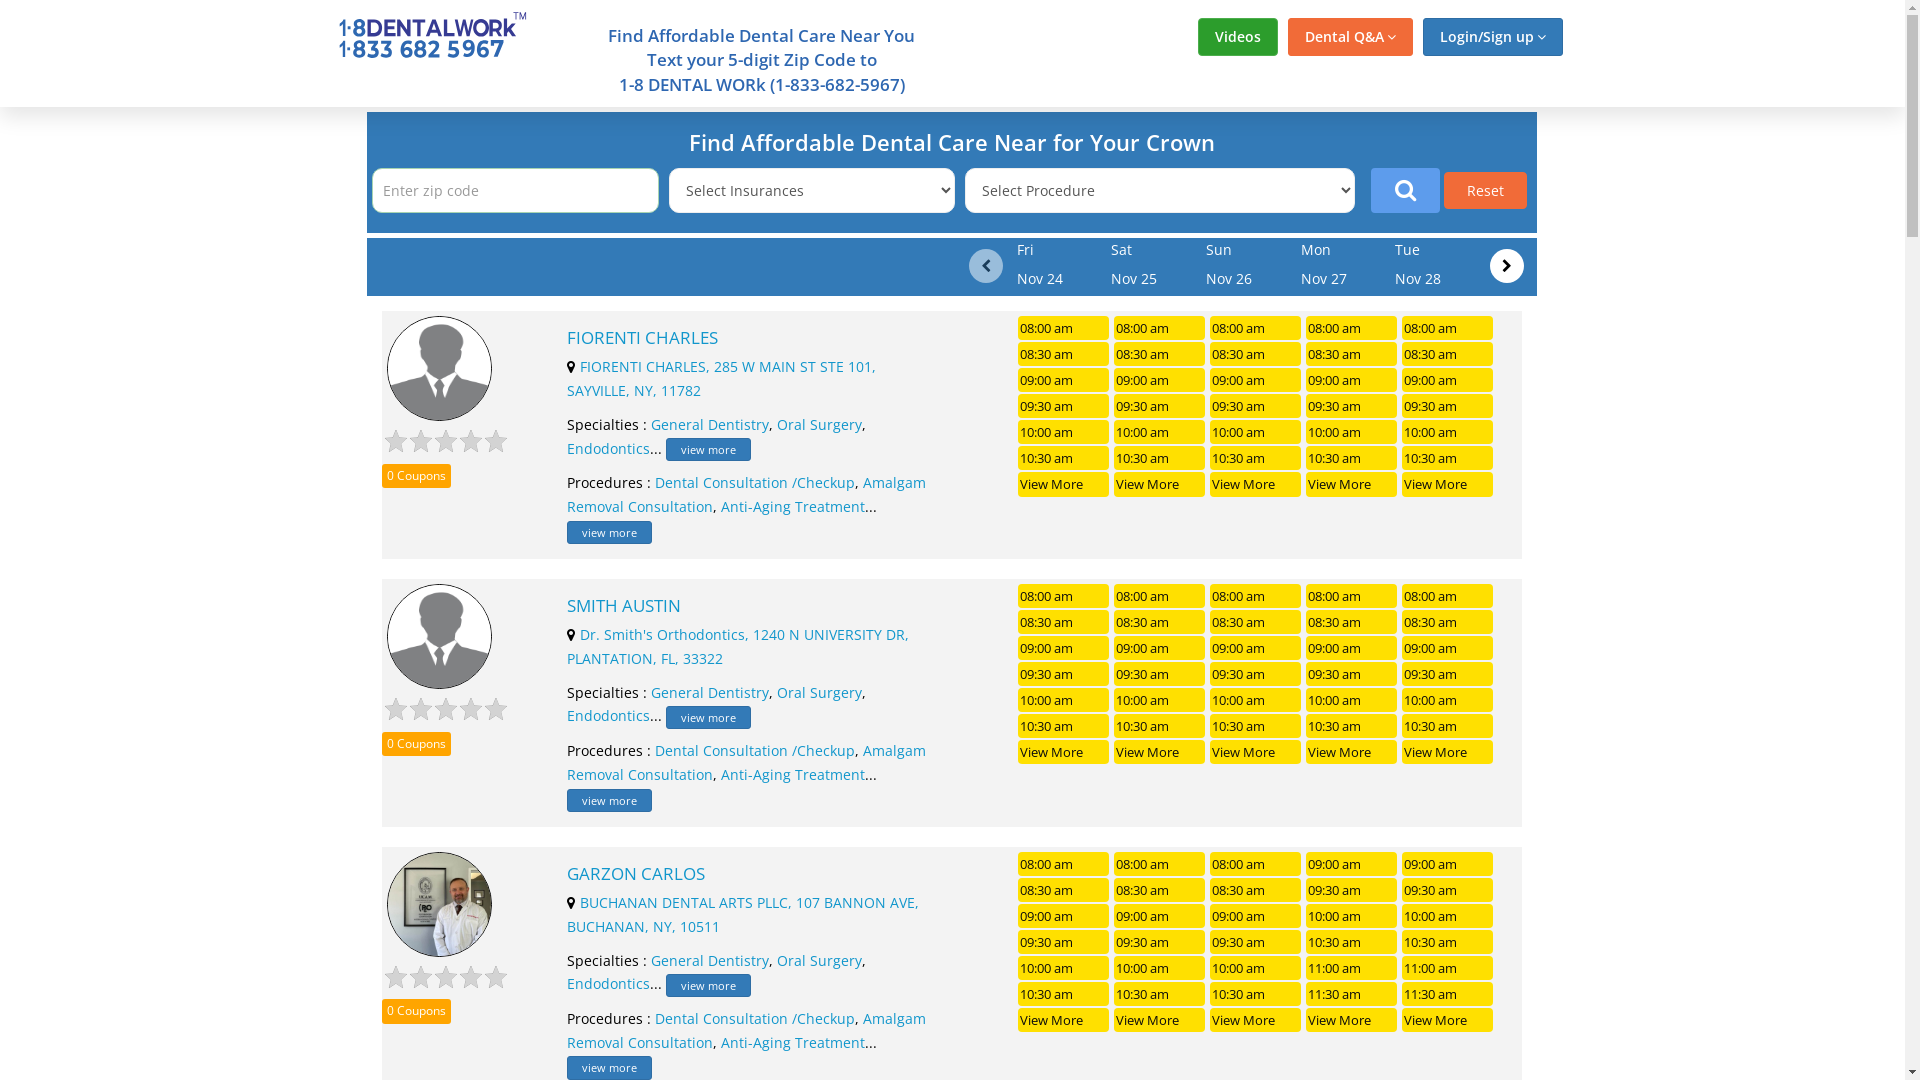 The width and height of the screenshot is (1920, 1080). What do you see at coordinates (1237, 37) in the screenshot?
I see `'Videos'` at bounding box center [1237, 37].